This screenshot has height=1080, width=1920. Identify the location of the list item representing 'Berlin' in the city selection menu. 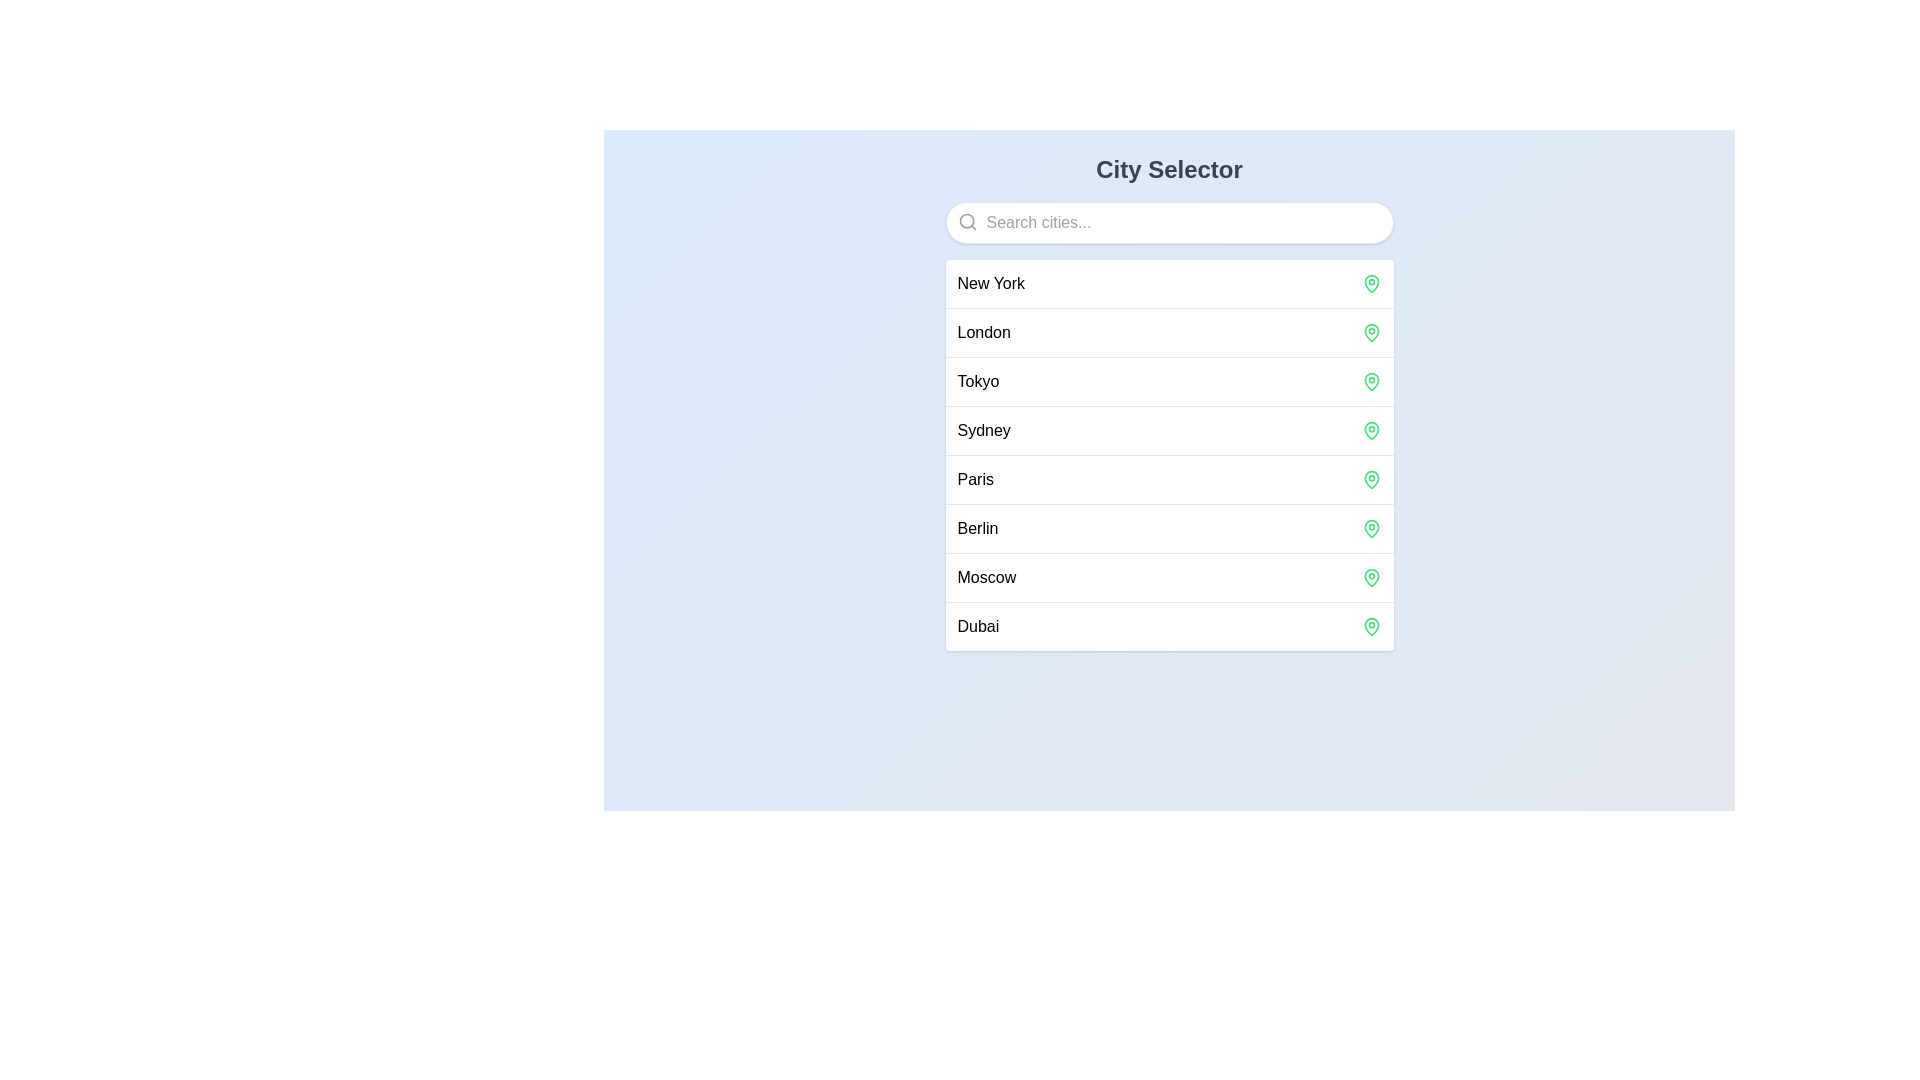
(1169, 527).